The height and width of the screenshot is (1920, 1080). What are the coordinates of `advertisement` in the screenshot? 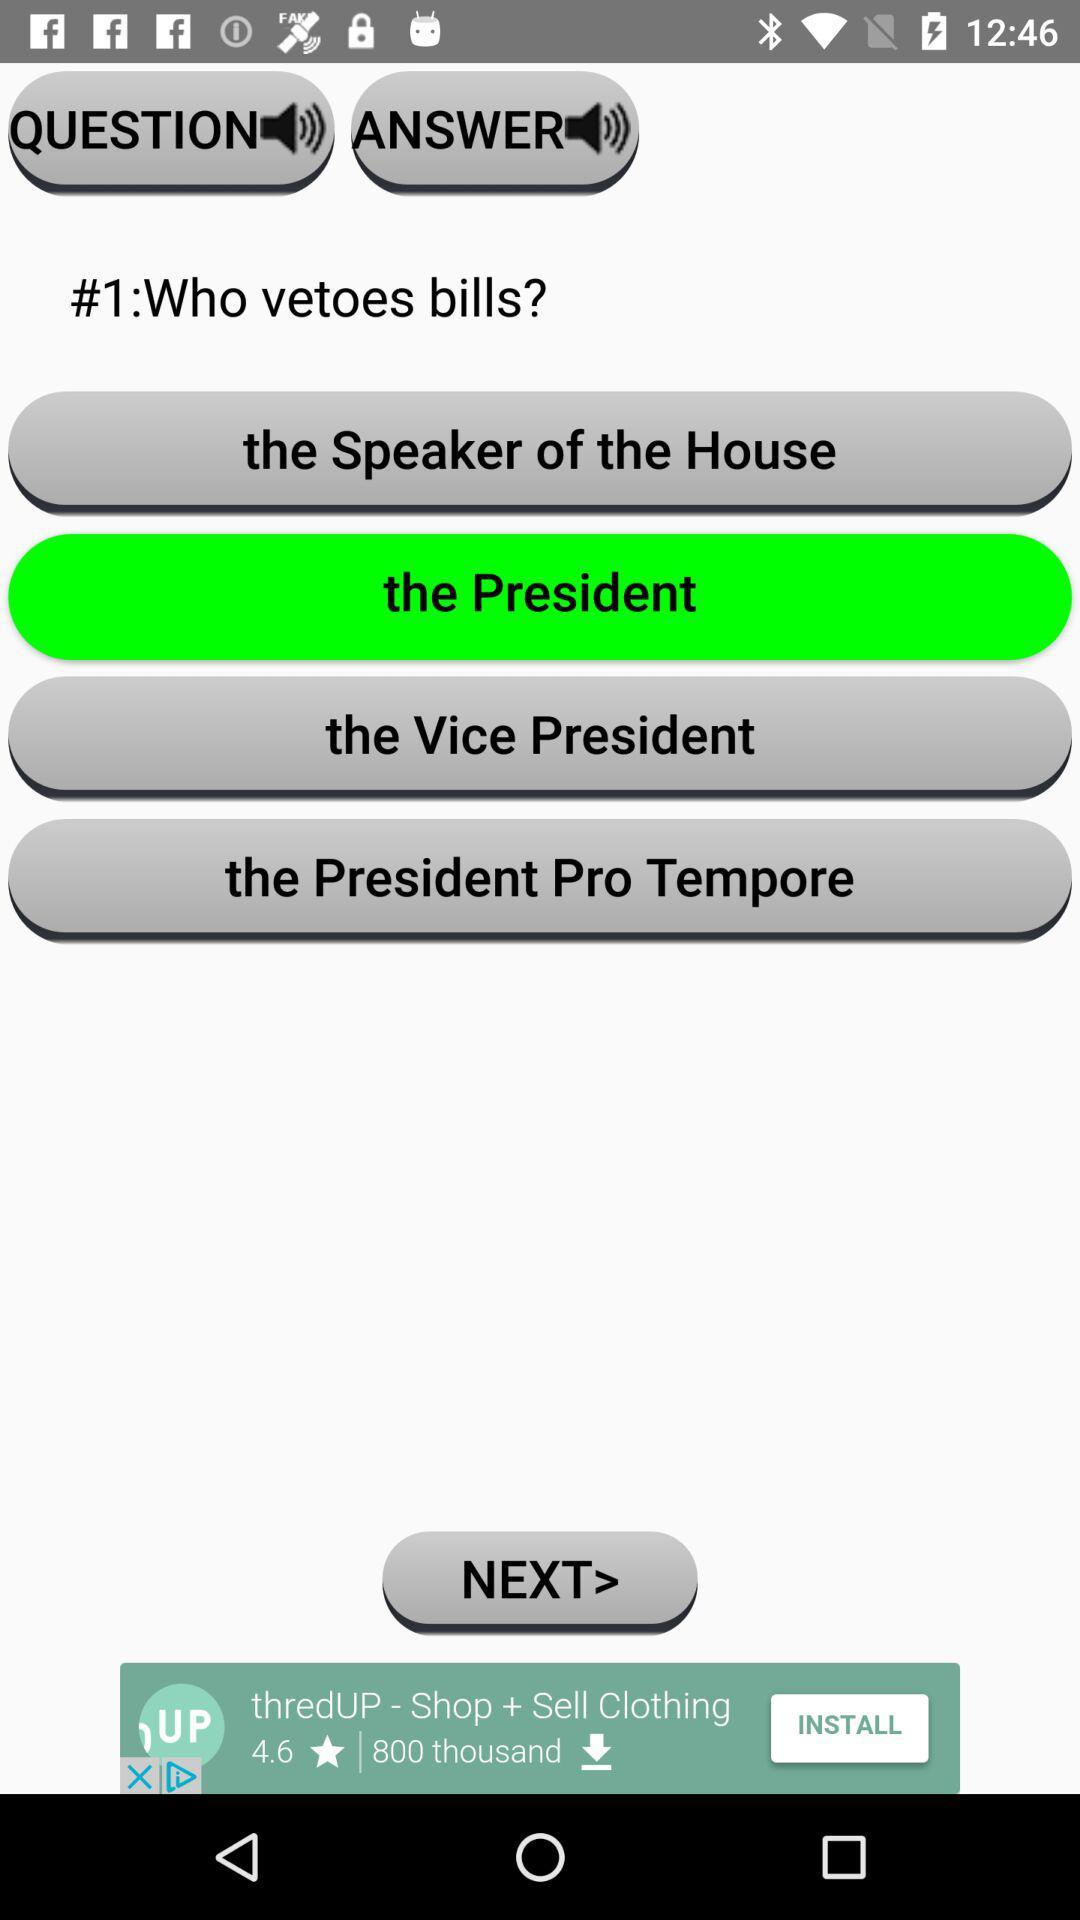 It's located at (540, 1727).